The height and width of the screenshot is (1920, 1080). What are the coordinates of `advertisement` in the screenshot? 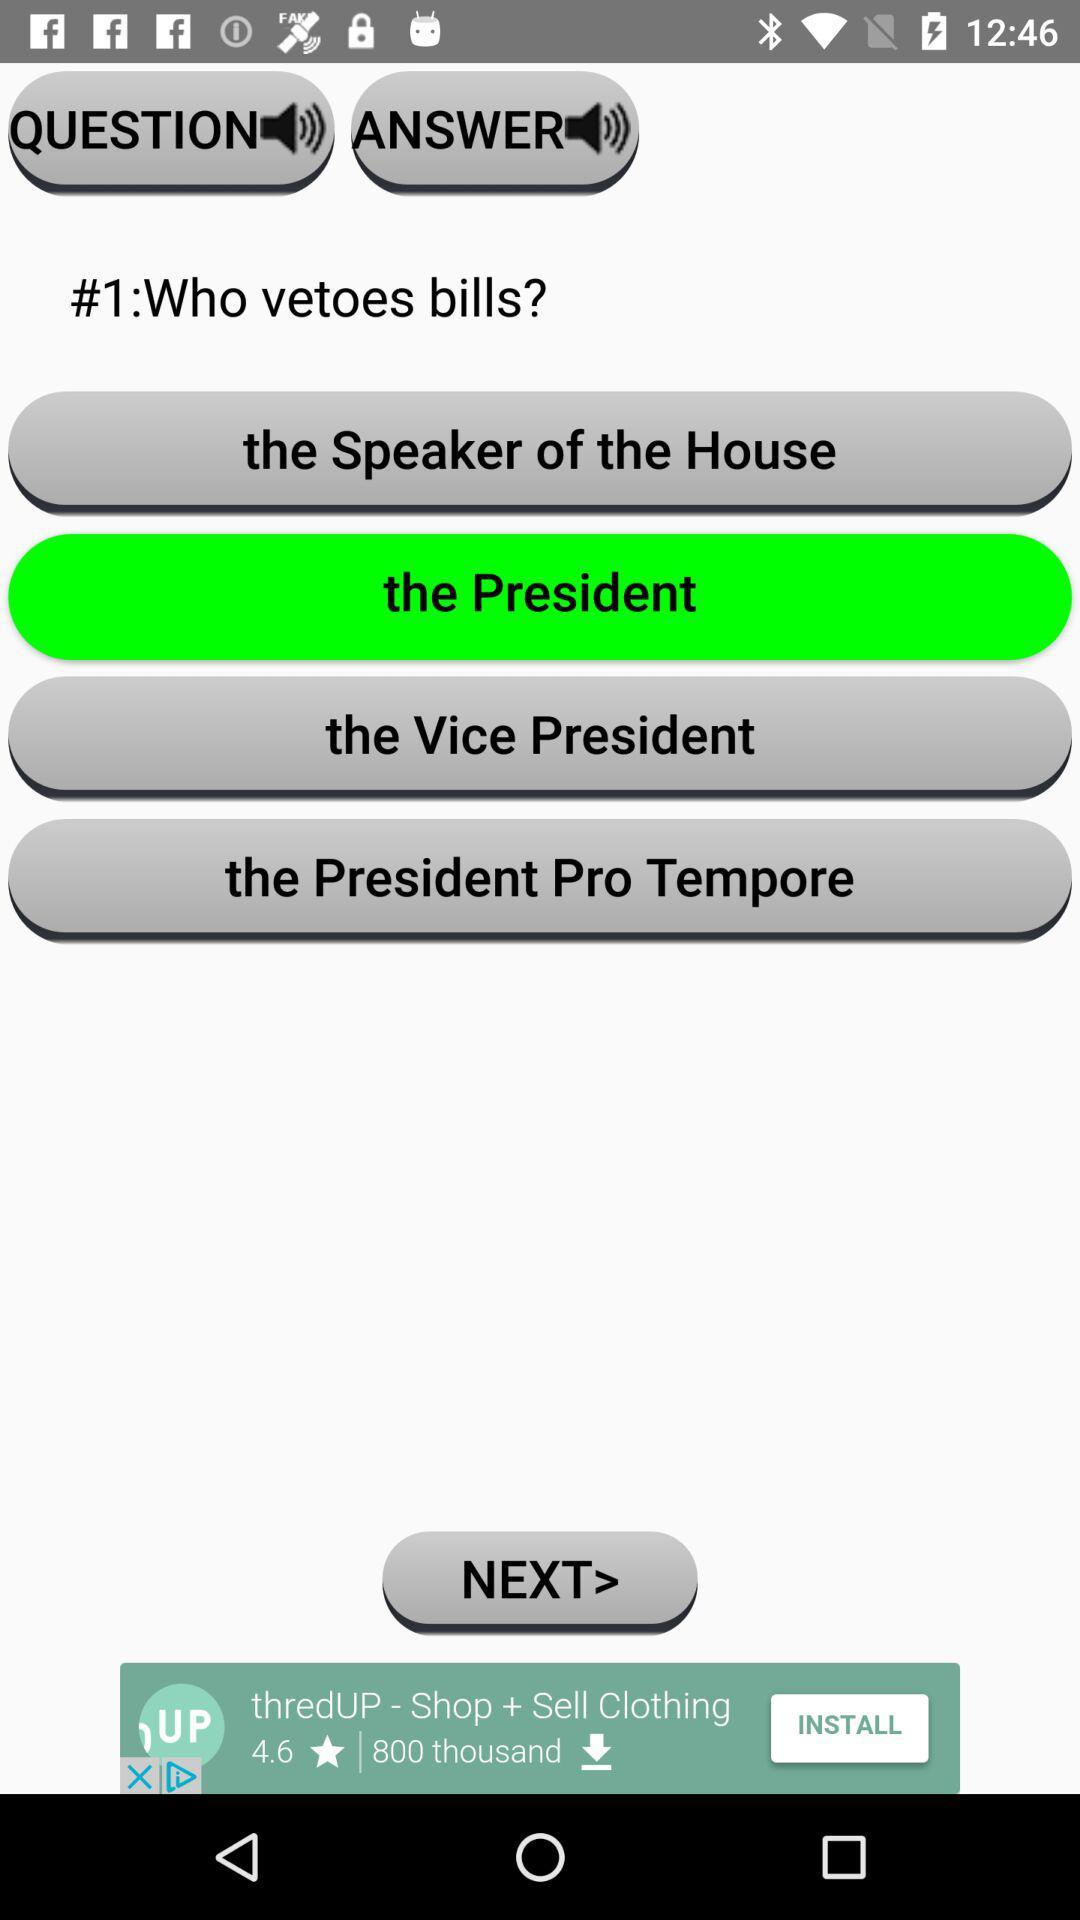 It's located at (540, 1727).